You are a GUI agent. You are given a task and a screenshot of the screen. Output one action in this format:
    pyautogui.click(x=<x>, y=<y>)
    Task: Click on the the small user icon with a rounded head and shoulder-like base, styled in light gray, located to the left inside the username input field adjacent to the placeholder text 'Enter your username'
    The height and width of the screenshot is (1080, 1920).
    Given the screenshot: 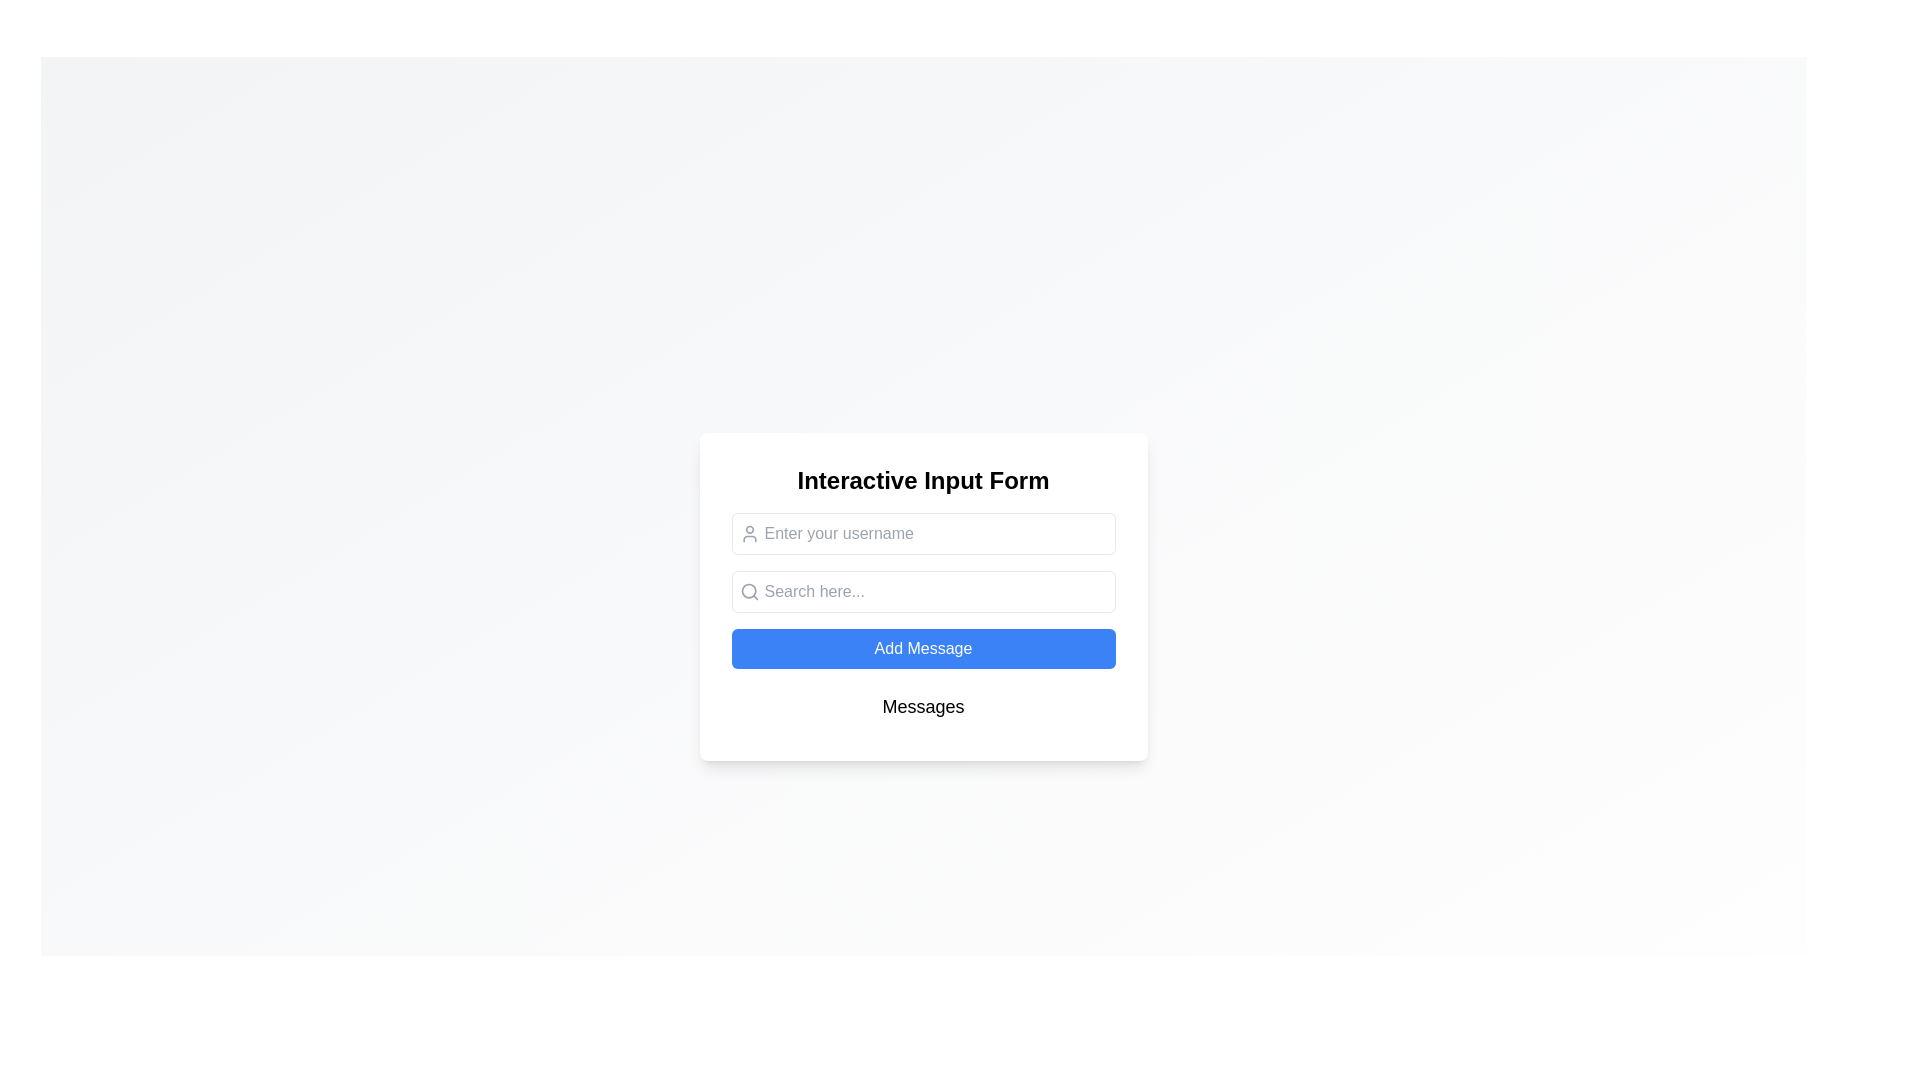 What is the action you would take?
    pyautogui.click(x=748, y=532)
    